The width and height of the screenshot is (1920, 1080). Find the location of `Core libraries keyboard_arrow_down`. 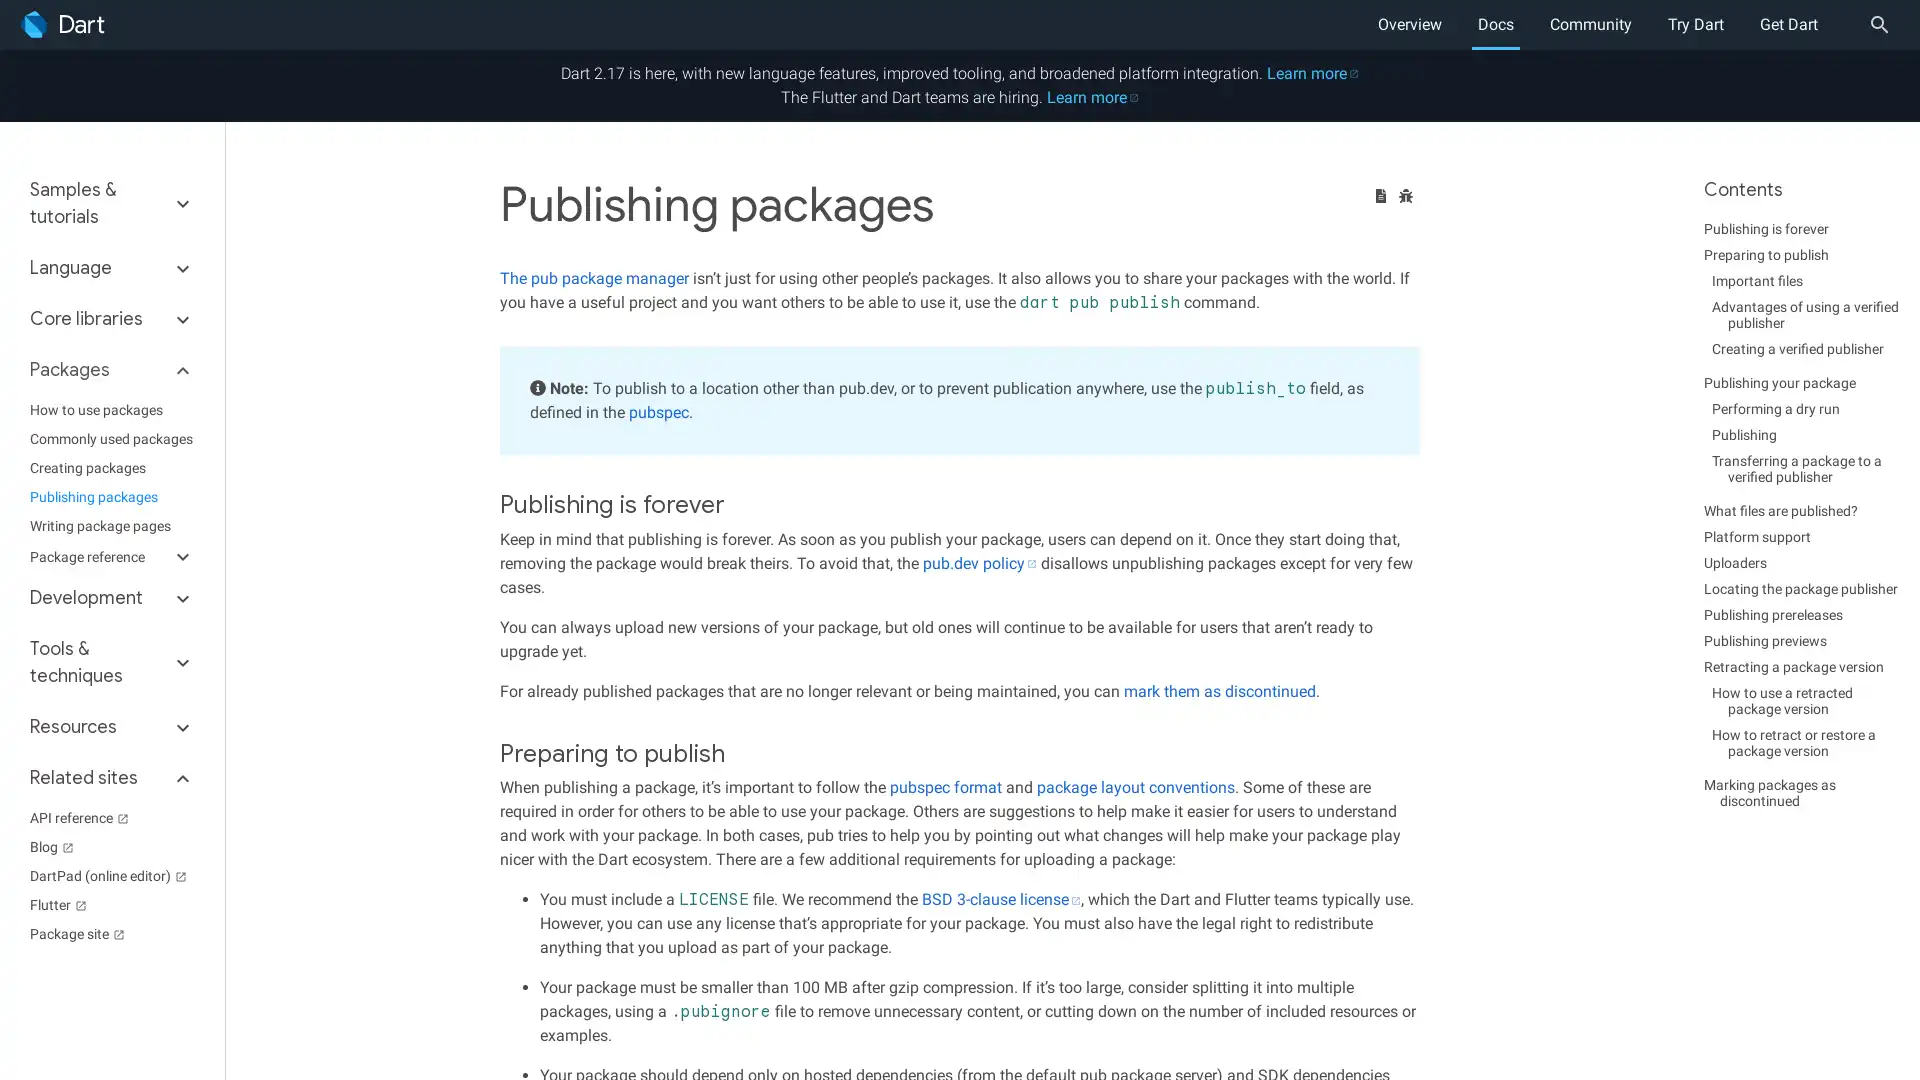

Core libraries keyboard_arrow_down is located at coordinates (111, 318).